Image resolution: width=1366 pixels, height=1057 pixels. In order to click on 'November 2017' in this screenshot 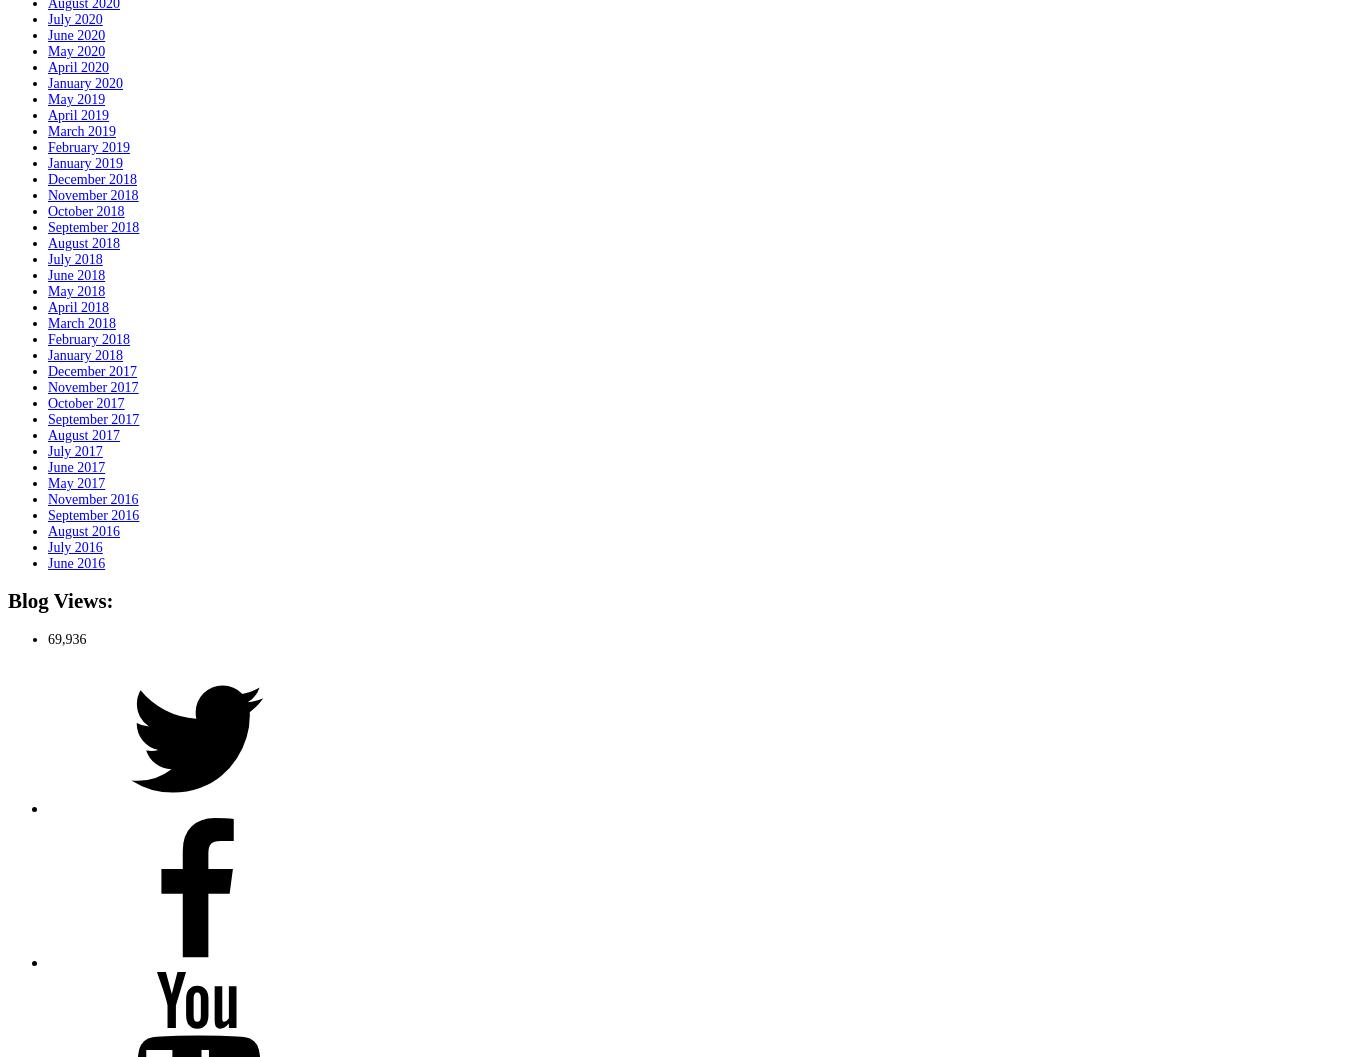, I will do `click(47, 385)`.